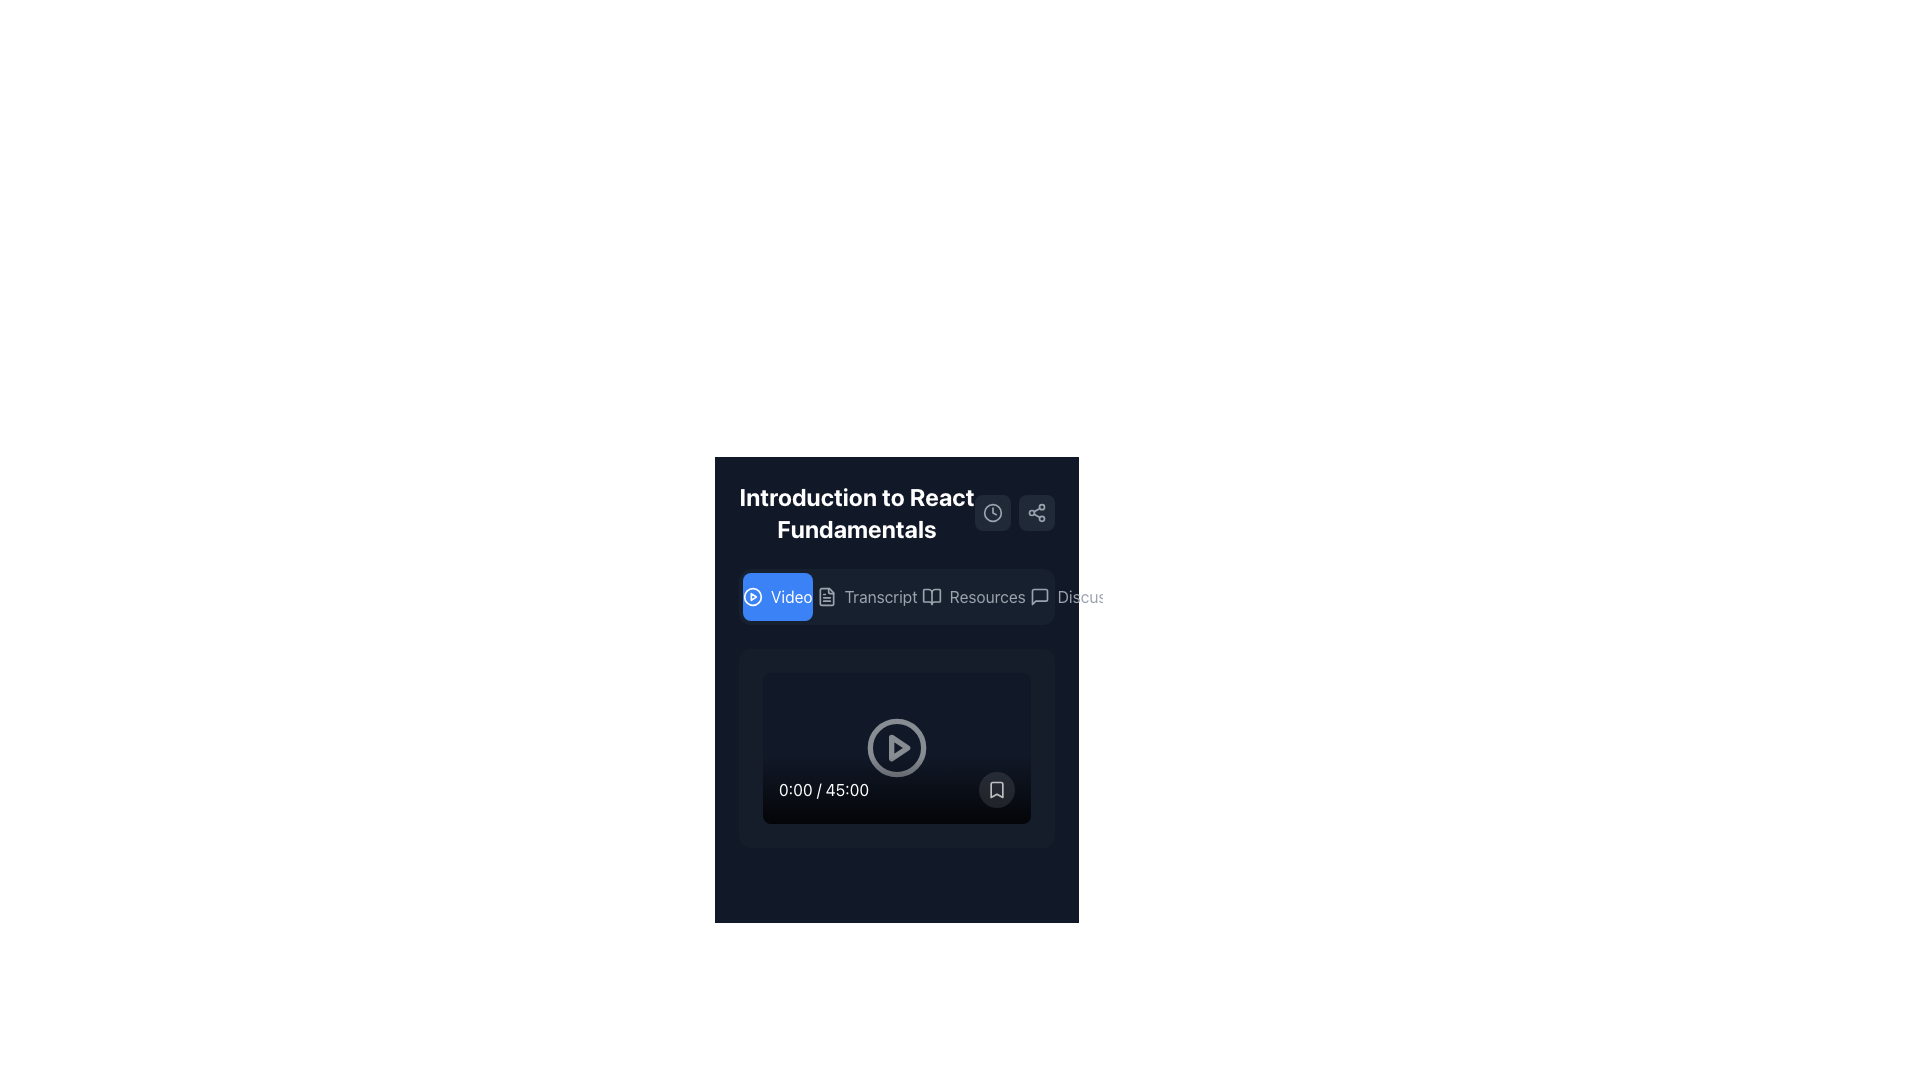 The width and height of the screenshot is (1920, 1080). I want to click on the 'Transcript' text label, so click(880, 596).